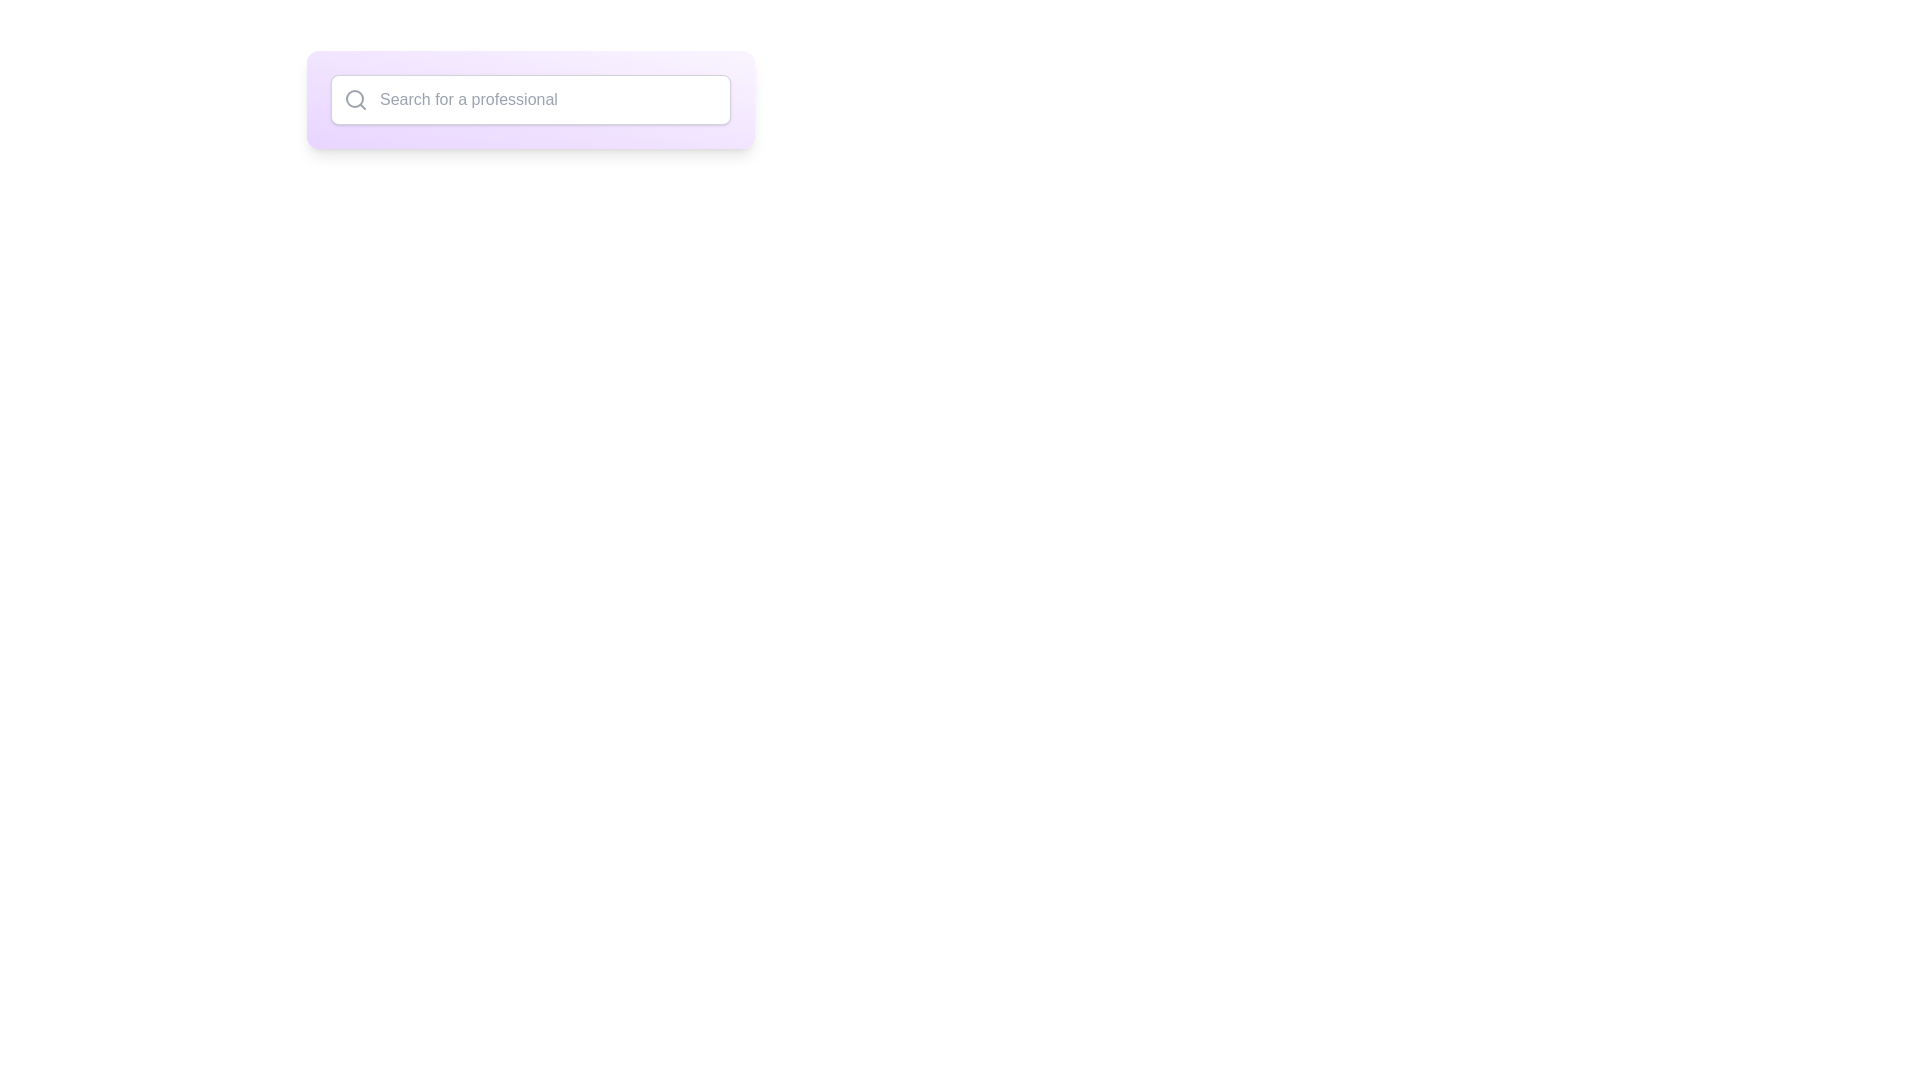  What do you see at coordinates (531, 100) in the screenshot?
I see `the text input field with a magnifying glass icon and placeholder text 'Search for a professional'` at bounding box center [531, 100].